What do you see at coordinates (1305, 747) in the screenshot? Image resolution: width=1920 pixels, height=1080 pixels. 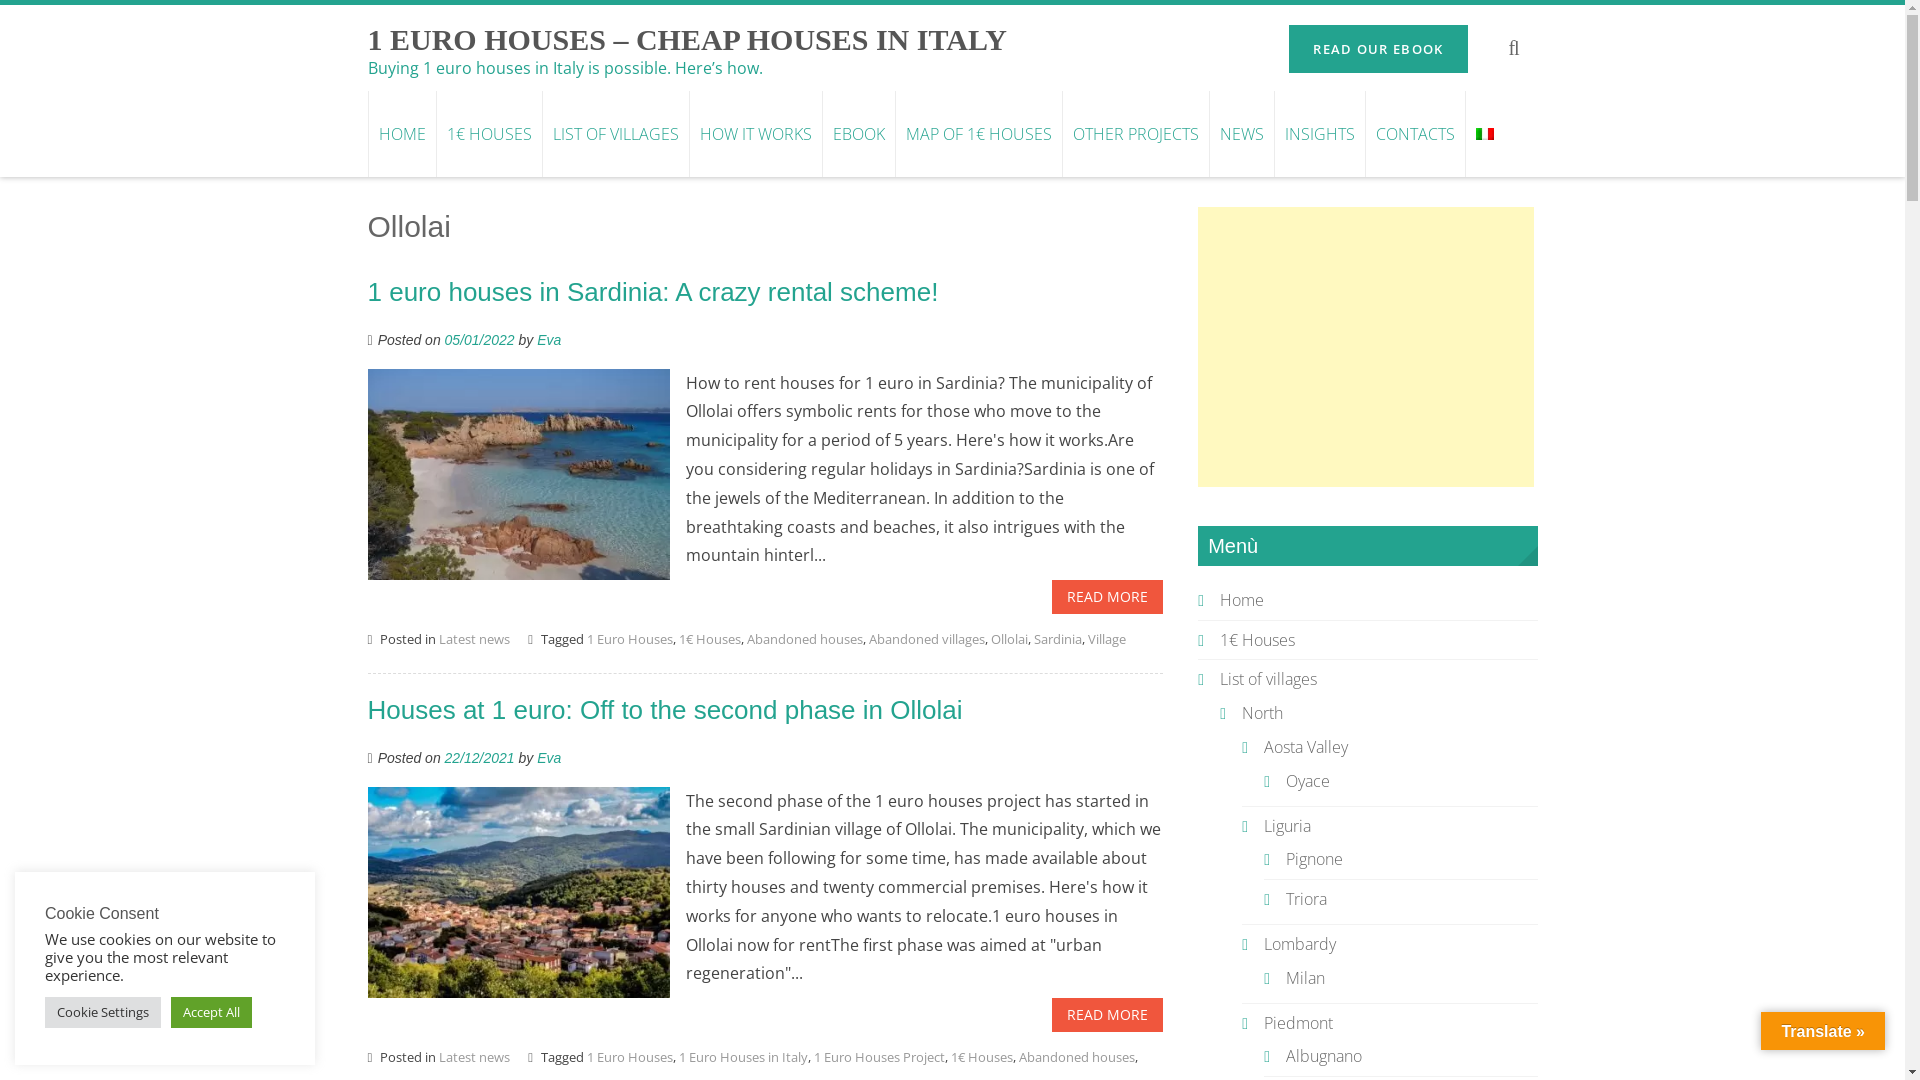 I see `'Aosta Valley'` at bounding box center [1305, 747].